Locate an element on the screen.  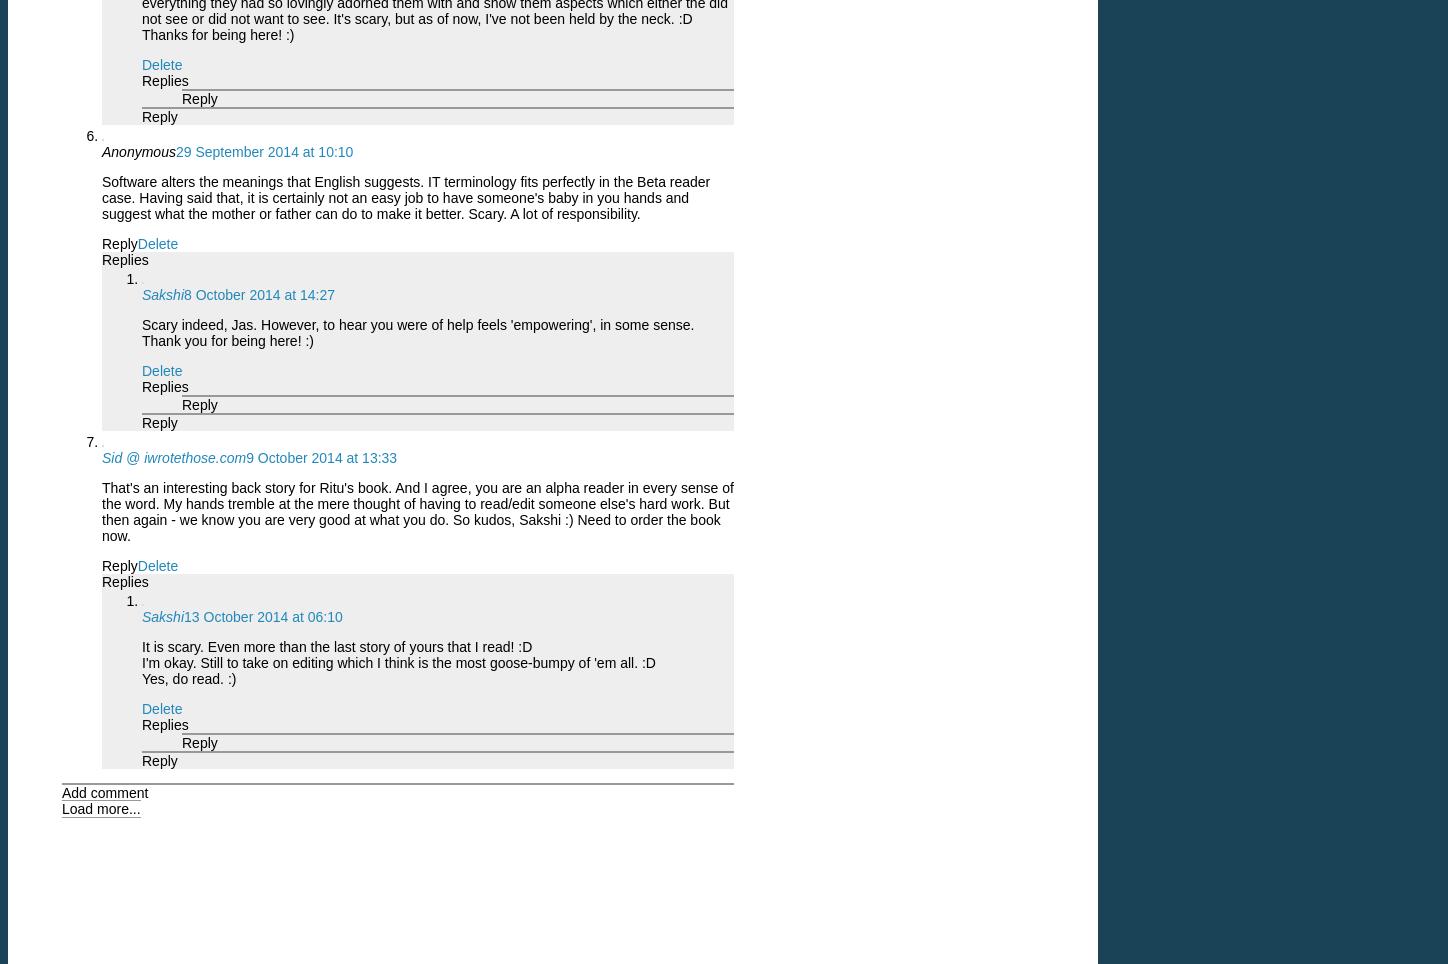
'I'm okay. Still to take on editing which I think is the most goose-bumpy of 'em all. :D' is located at coordinates (398, 660).